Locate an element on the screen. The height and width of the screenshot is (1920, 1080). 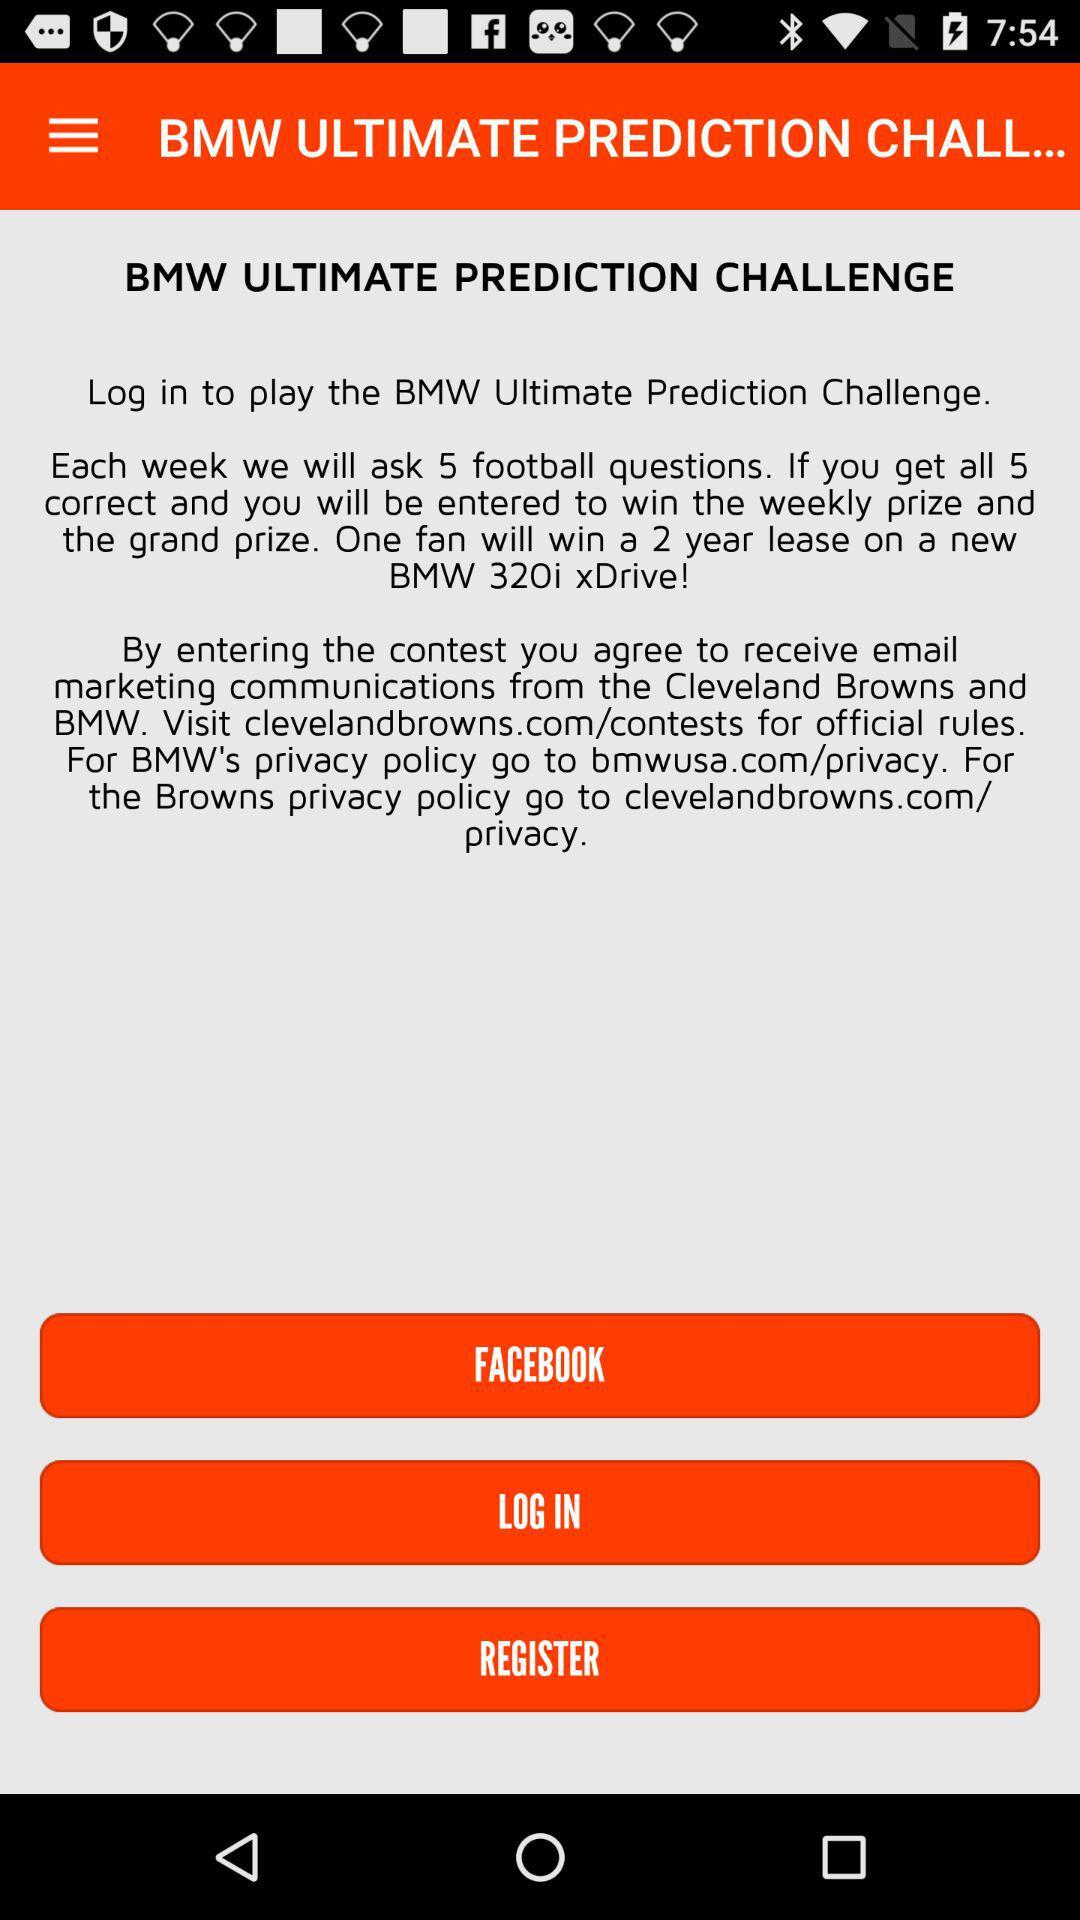
the item at the top left corner is located at coordinates (72, 135).